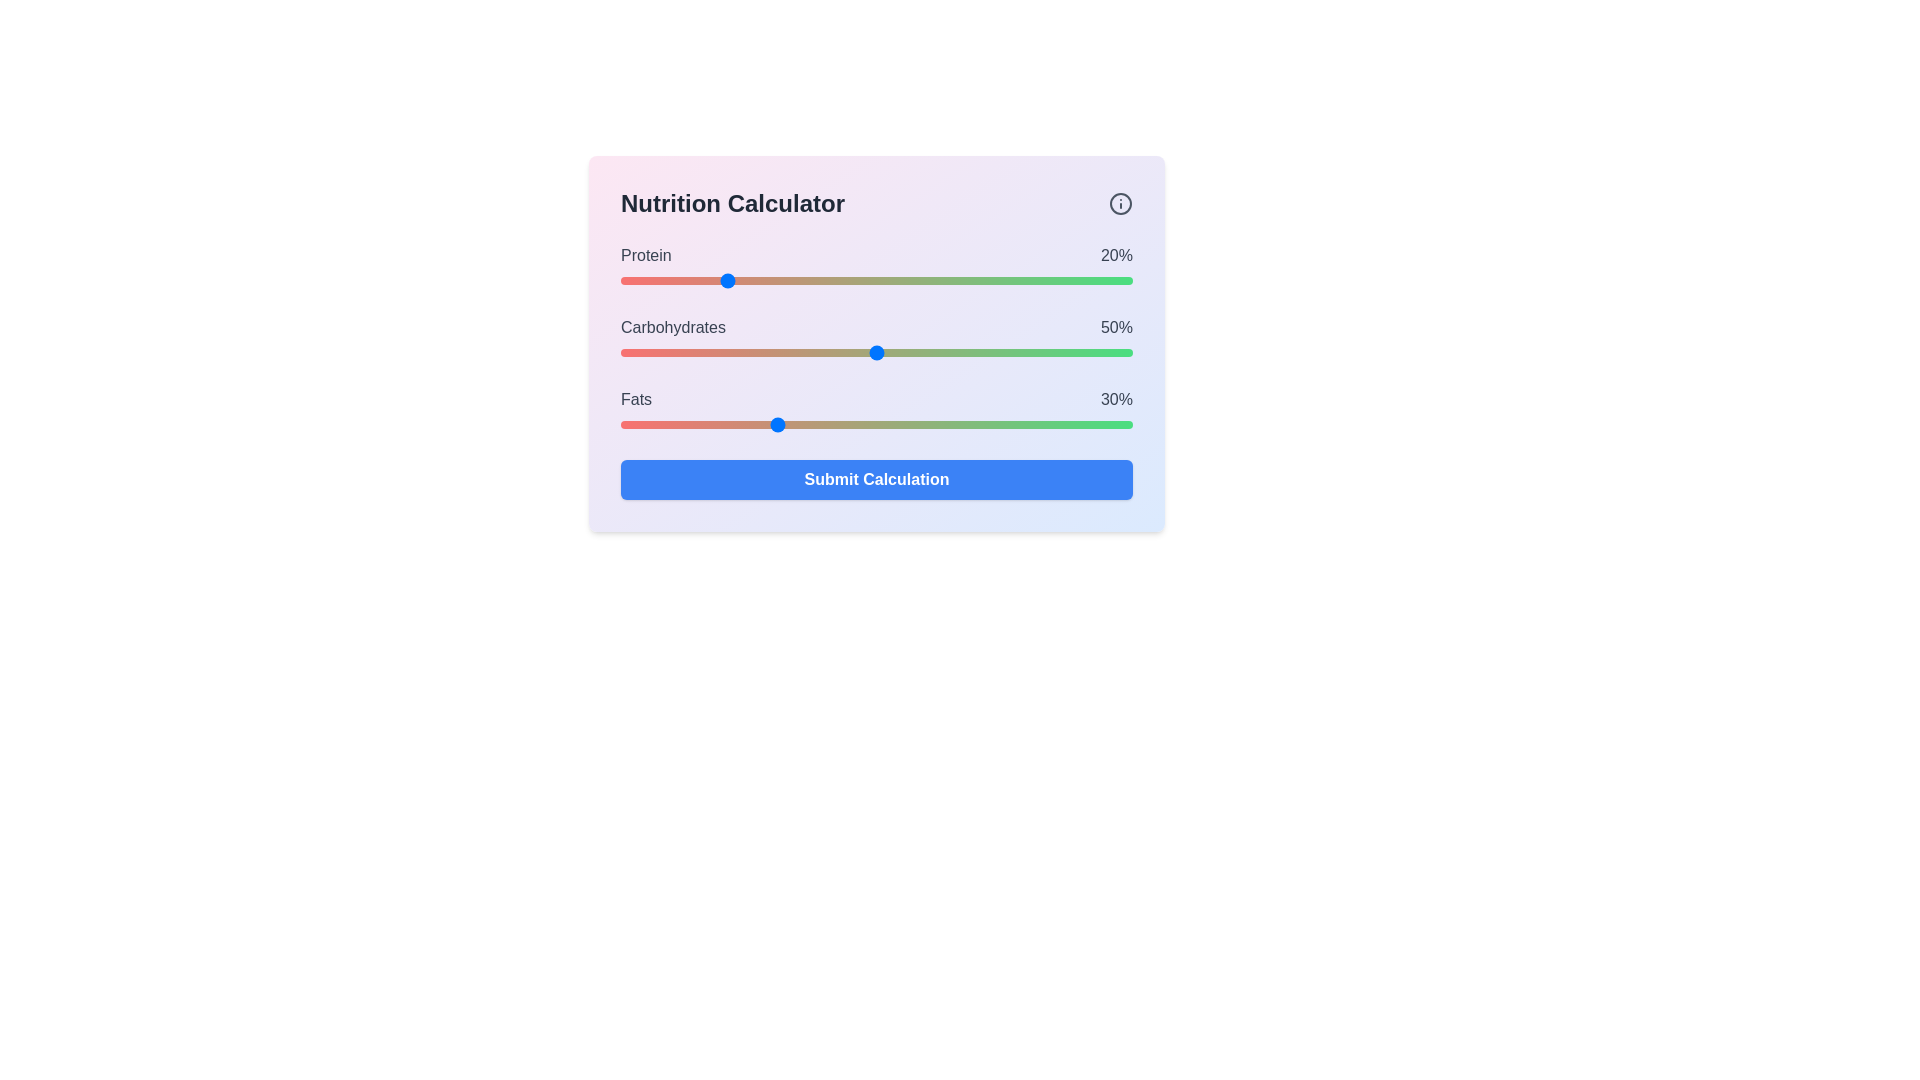  I want to click on the 'Fats' slider to 20%, so click(722, 423).